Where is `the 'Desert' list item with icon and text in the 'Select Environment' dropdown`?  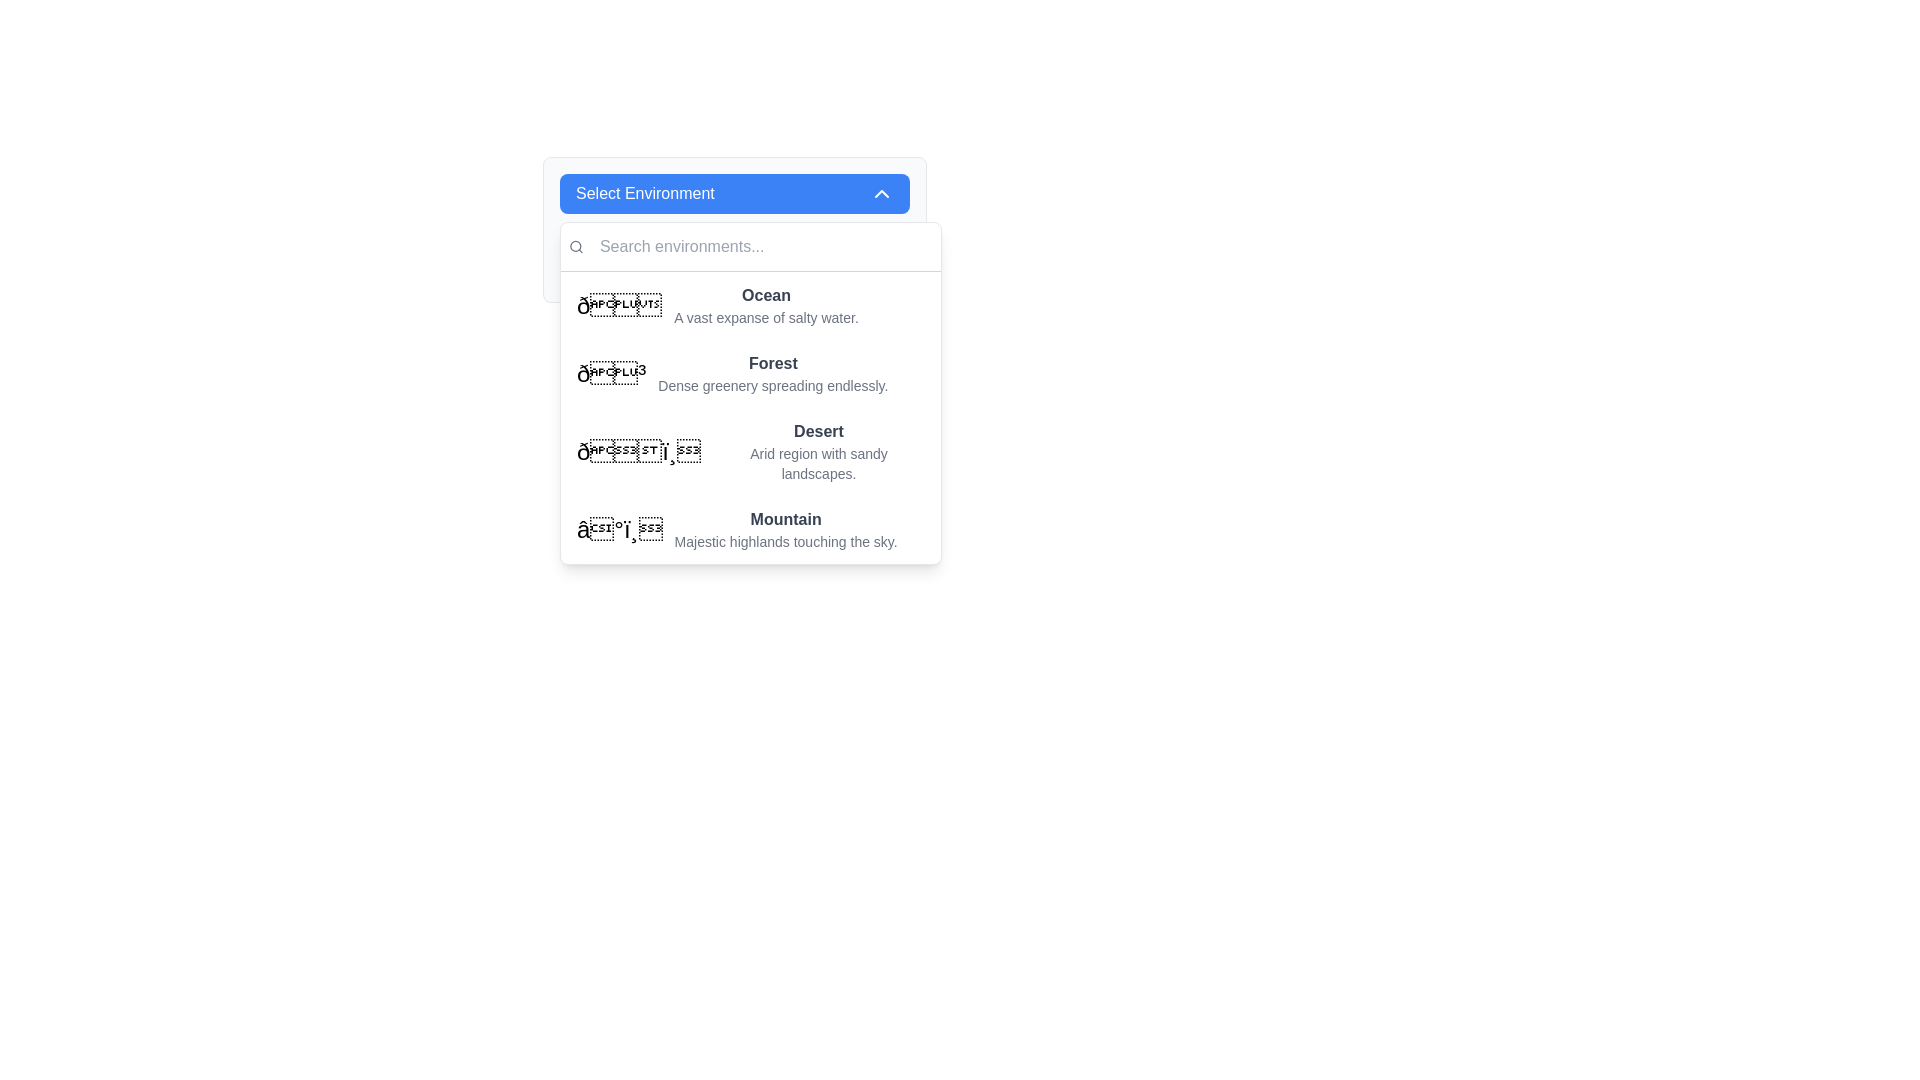 the 'Desert' list item with icon and text in the 'Select Environment' dropdown is located at coordinates (749, 451).